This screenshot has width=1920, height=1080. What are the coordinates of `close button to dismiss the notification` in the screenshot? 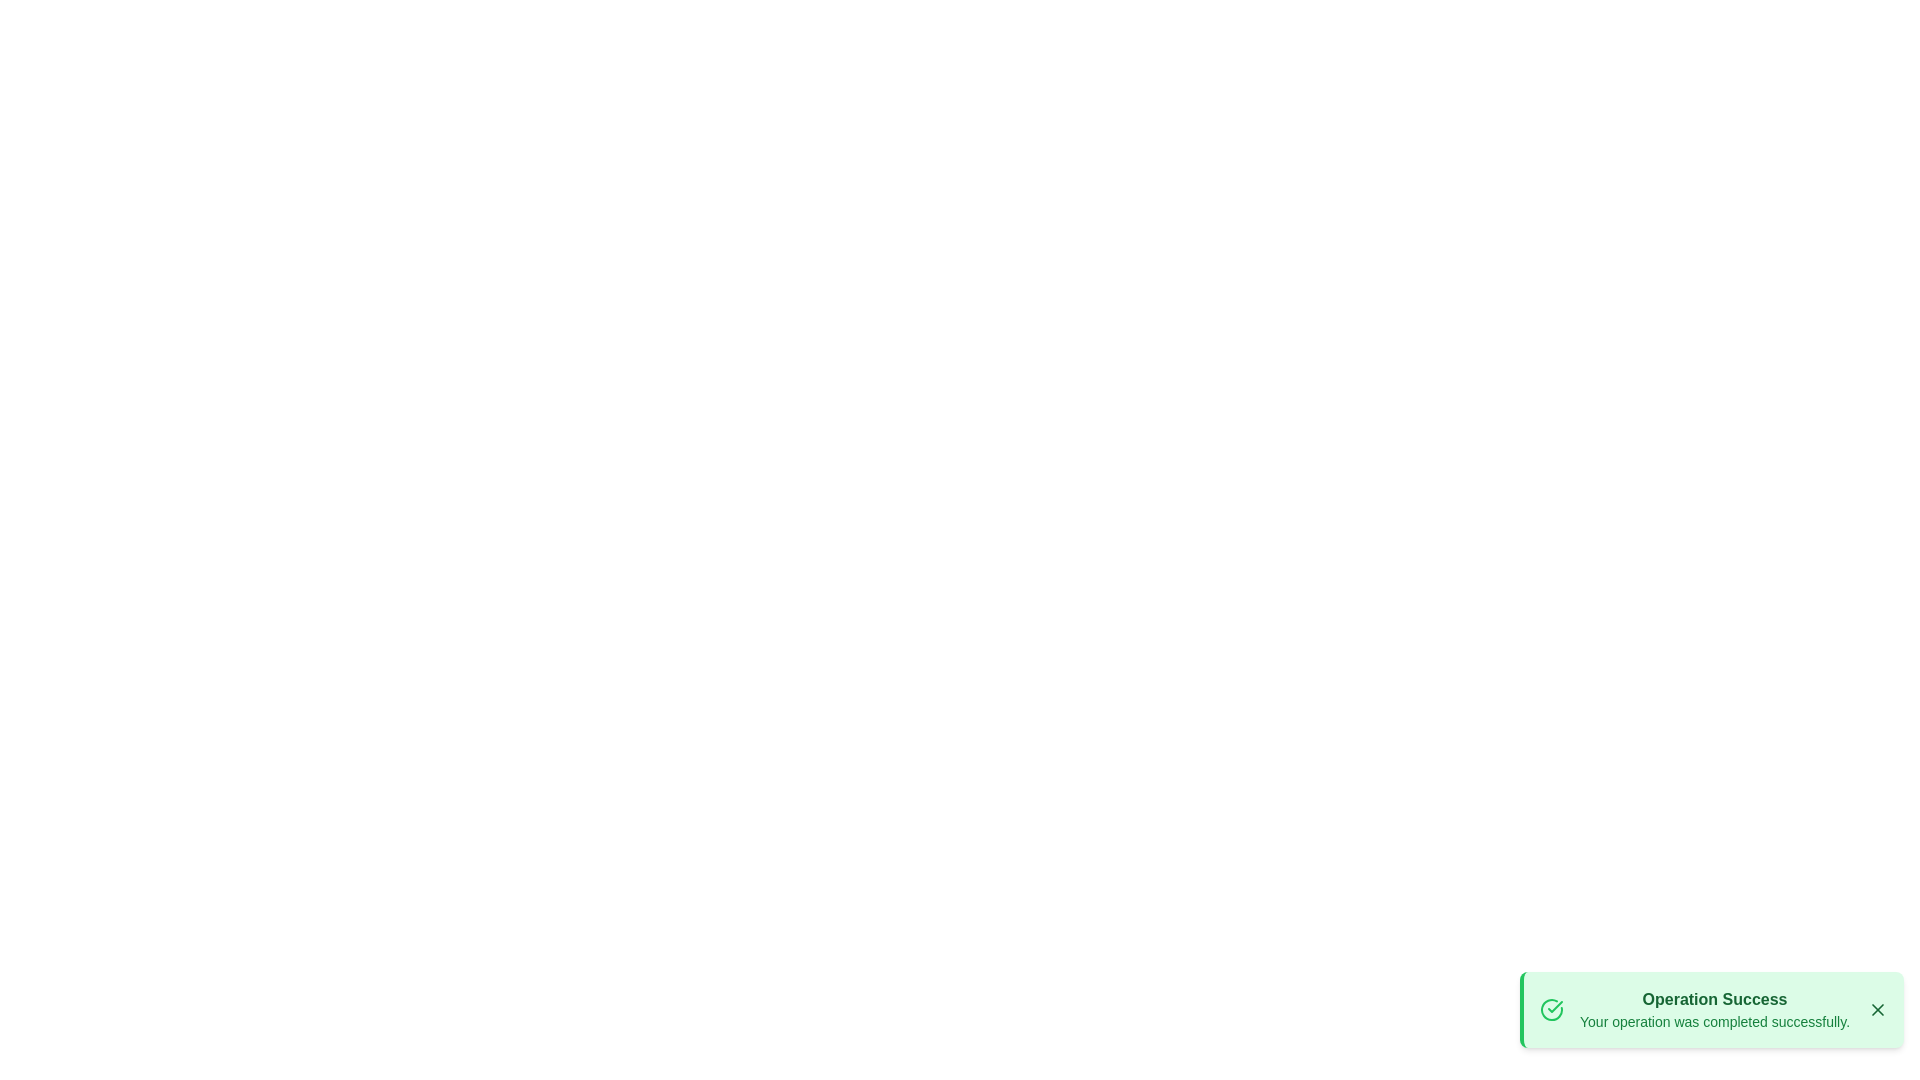 It's located at (1876, 1010).